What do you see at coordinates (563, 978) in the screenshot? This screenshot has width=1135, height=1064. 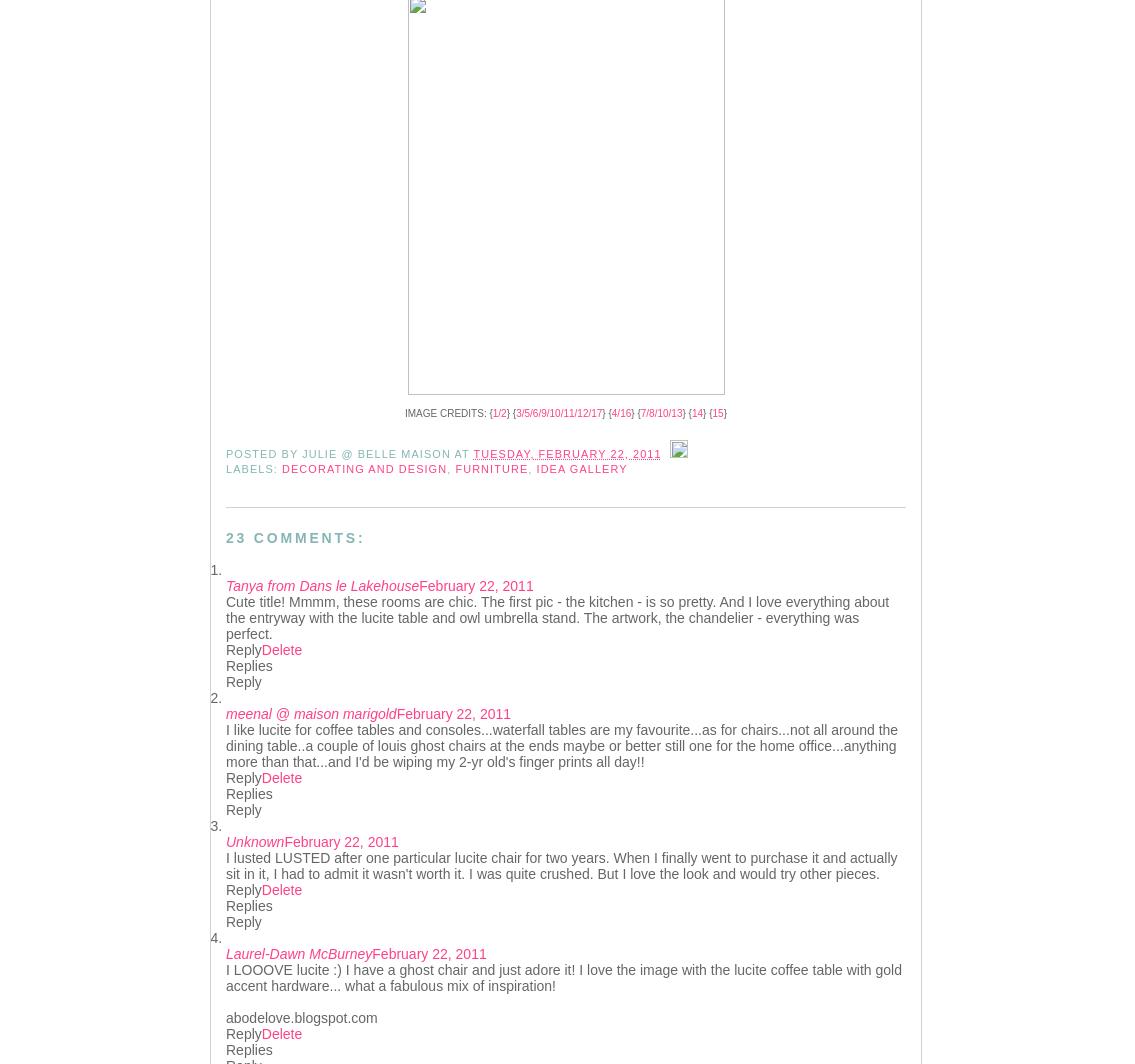 I see `'I LOOOVE lucite :) I have a ghost chair and just adore it! I love the image with the lucite coffee table with gold accent hardware... what a fabulous mix of inspiration!'` at bounding box center [563, 978].